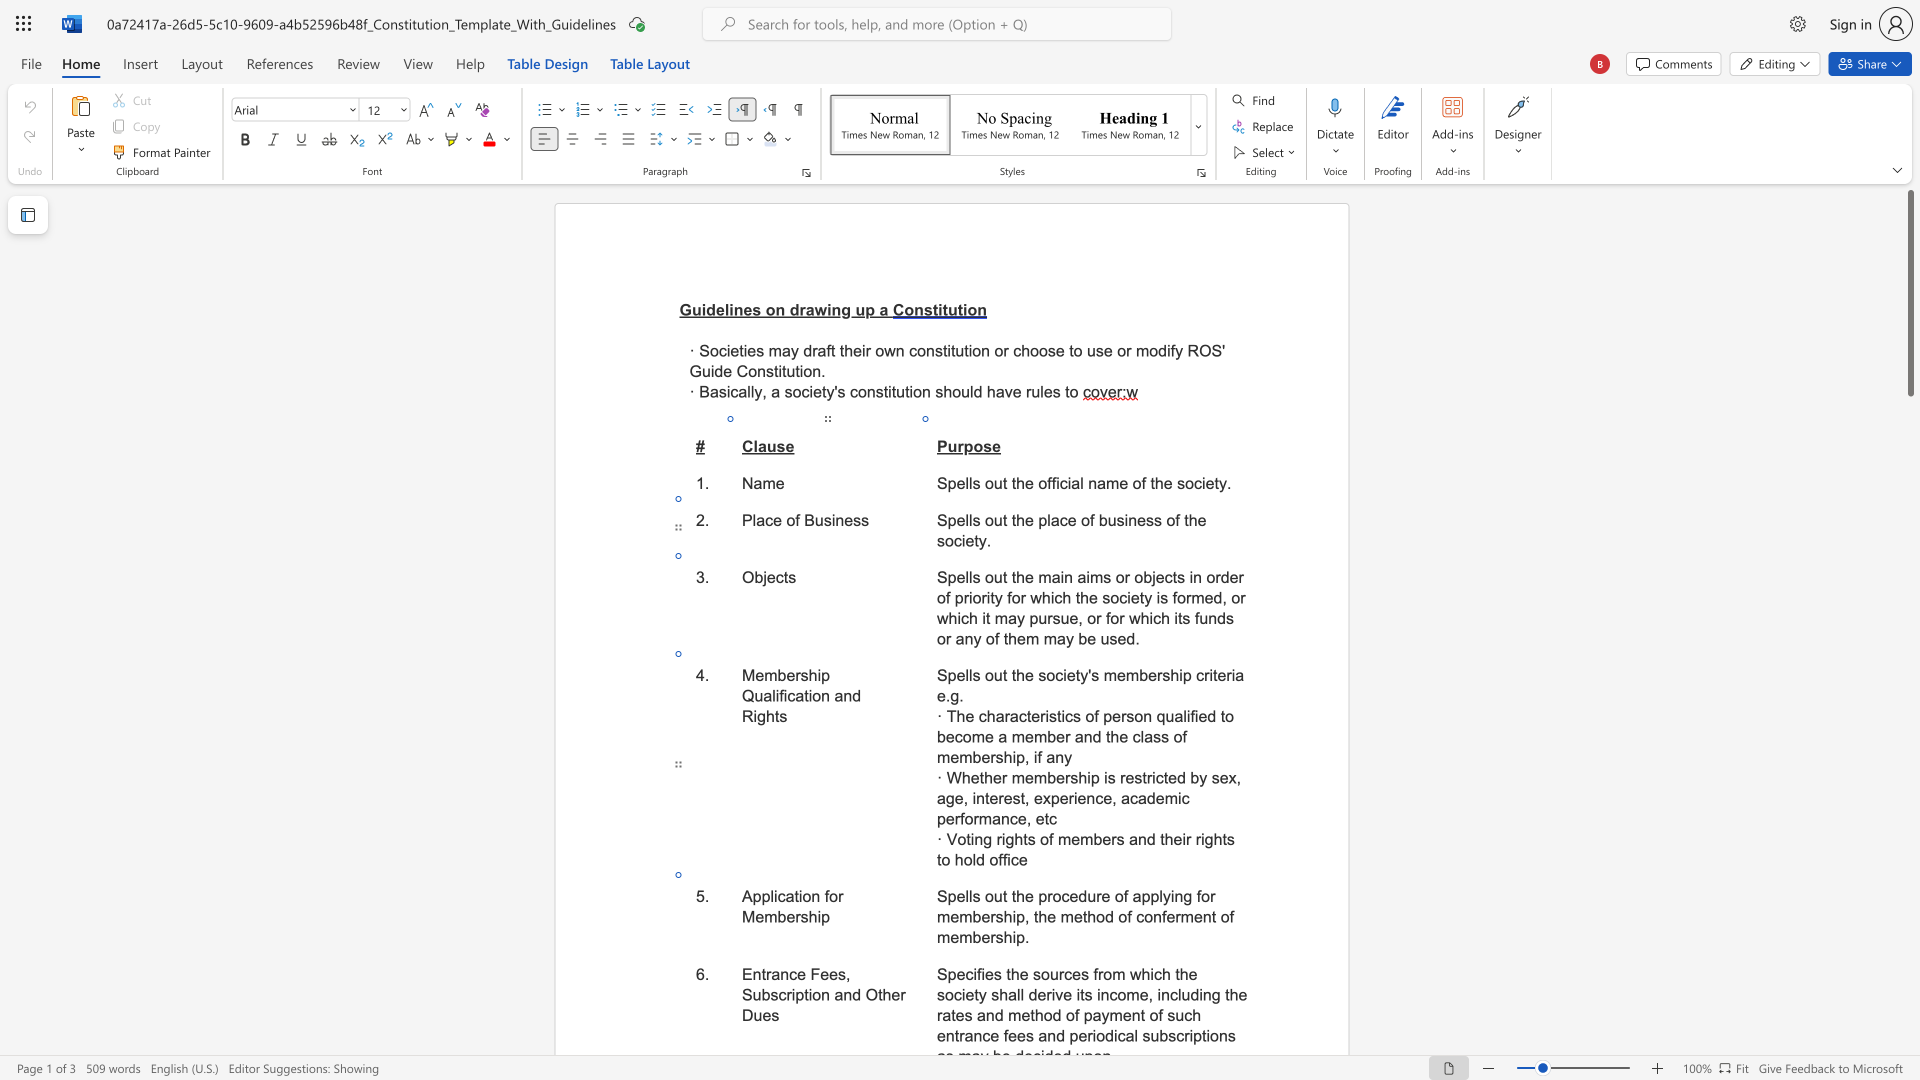 The width and height of the screenshot is (1920, 1080). I want to click on the 3th character "e" in the text, so click(1029, 777).